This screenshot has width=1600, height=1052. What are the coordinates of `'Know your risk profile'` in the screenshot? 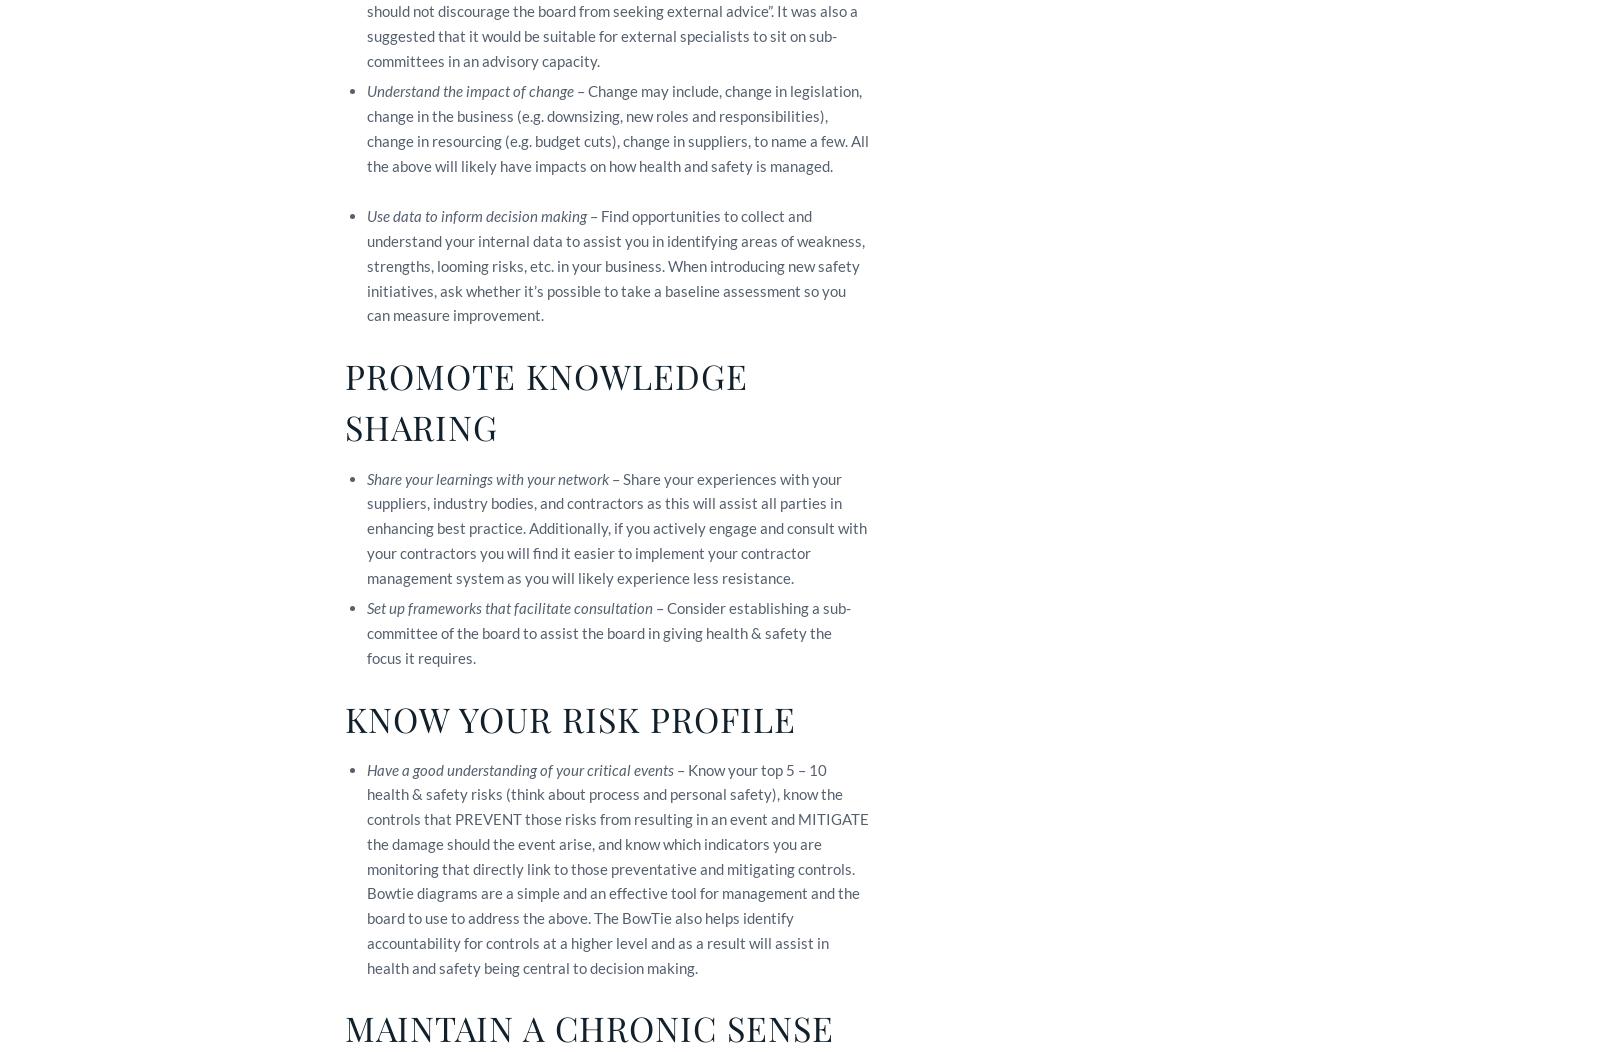 It's located at (569, 717).